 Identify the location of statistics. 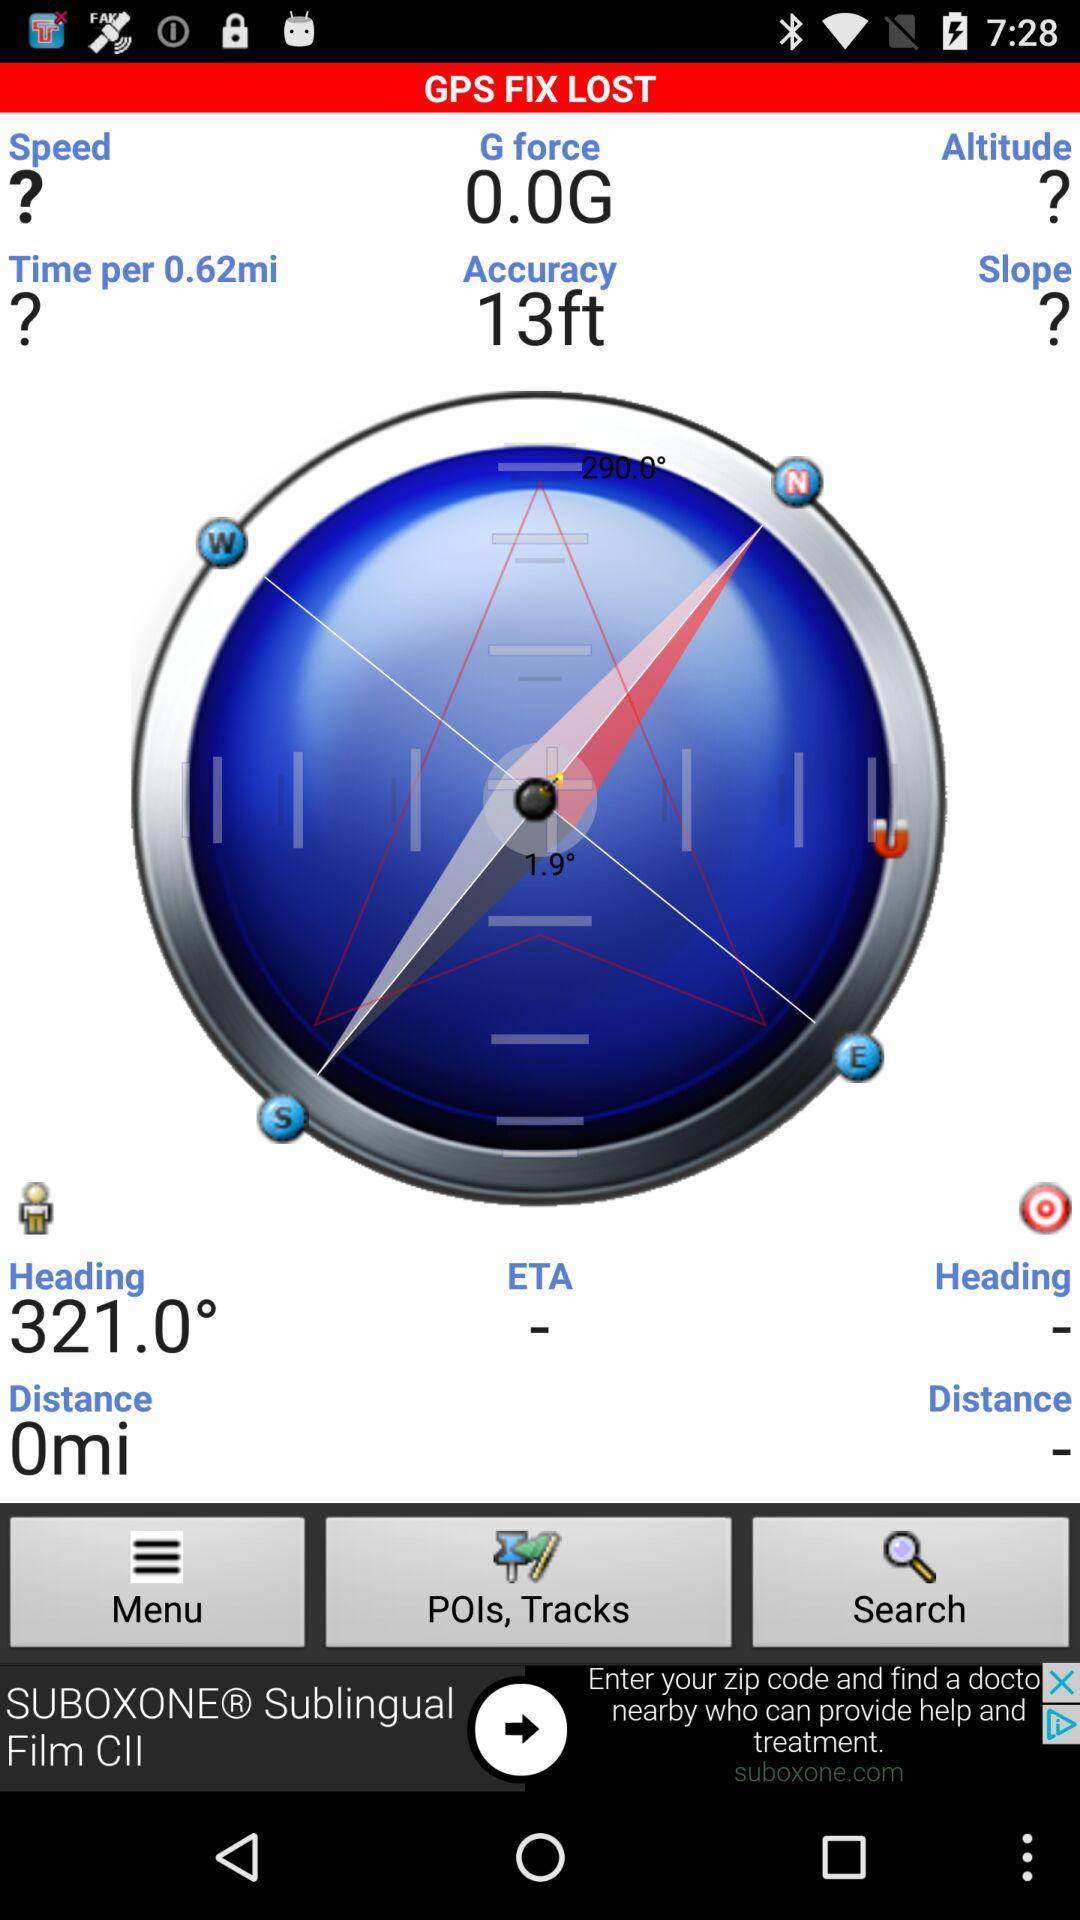
(534, 150).